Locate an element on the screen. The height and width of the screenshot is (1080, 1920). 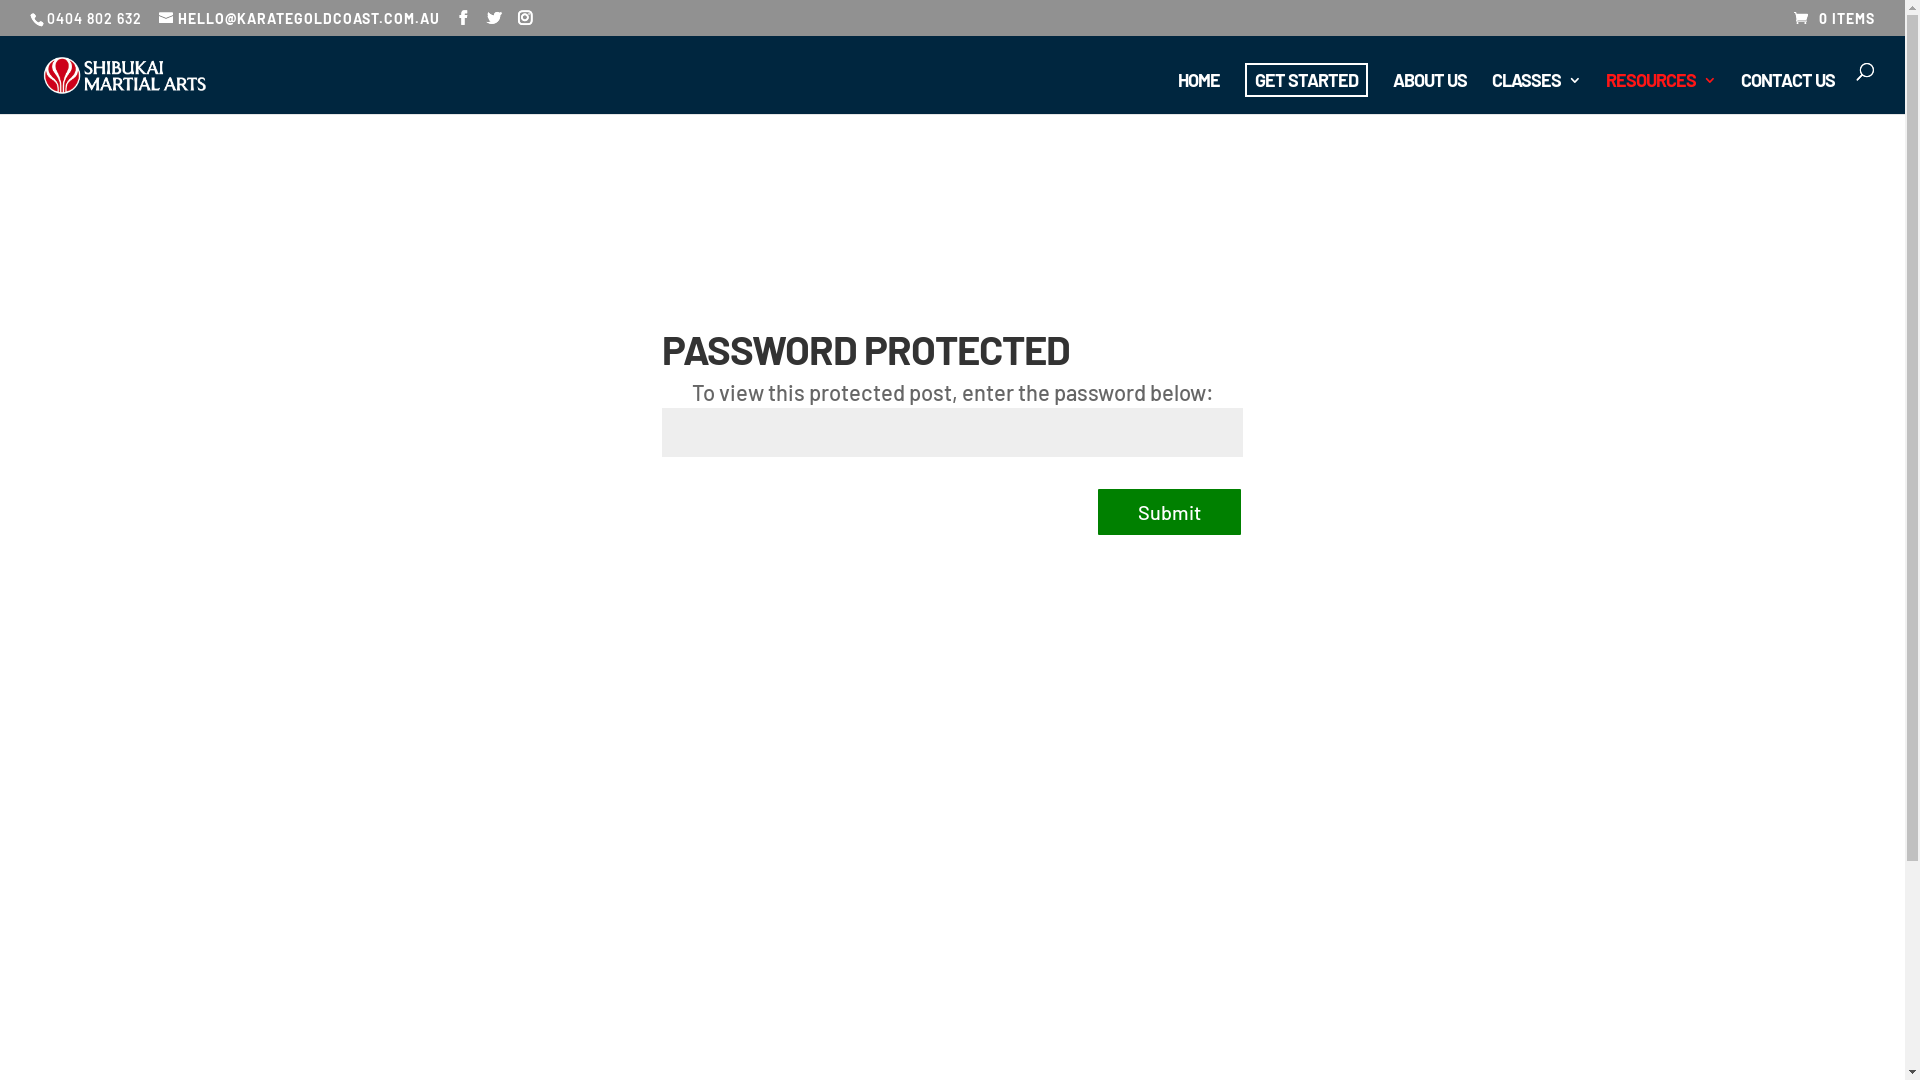
'ABOUT US' is located at coordinates (1391, 93).